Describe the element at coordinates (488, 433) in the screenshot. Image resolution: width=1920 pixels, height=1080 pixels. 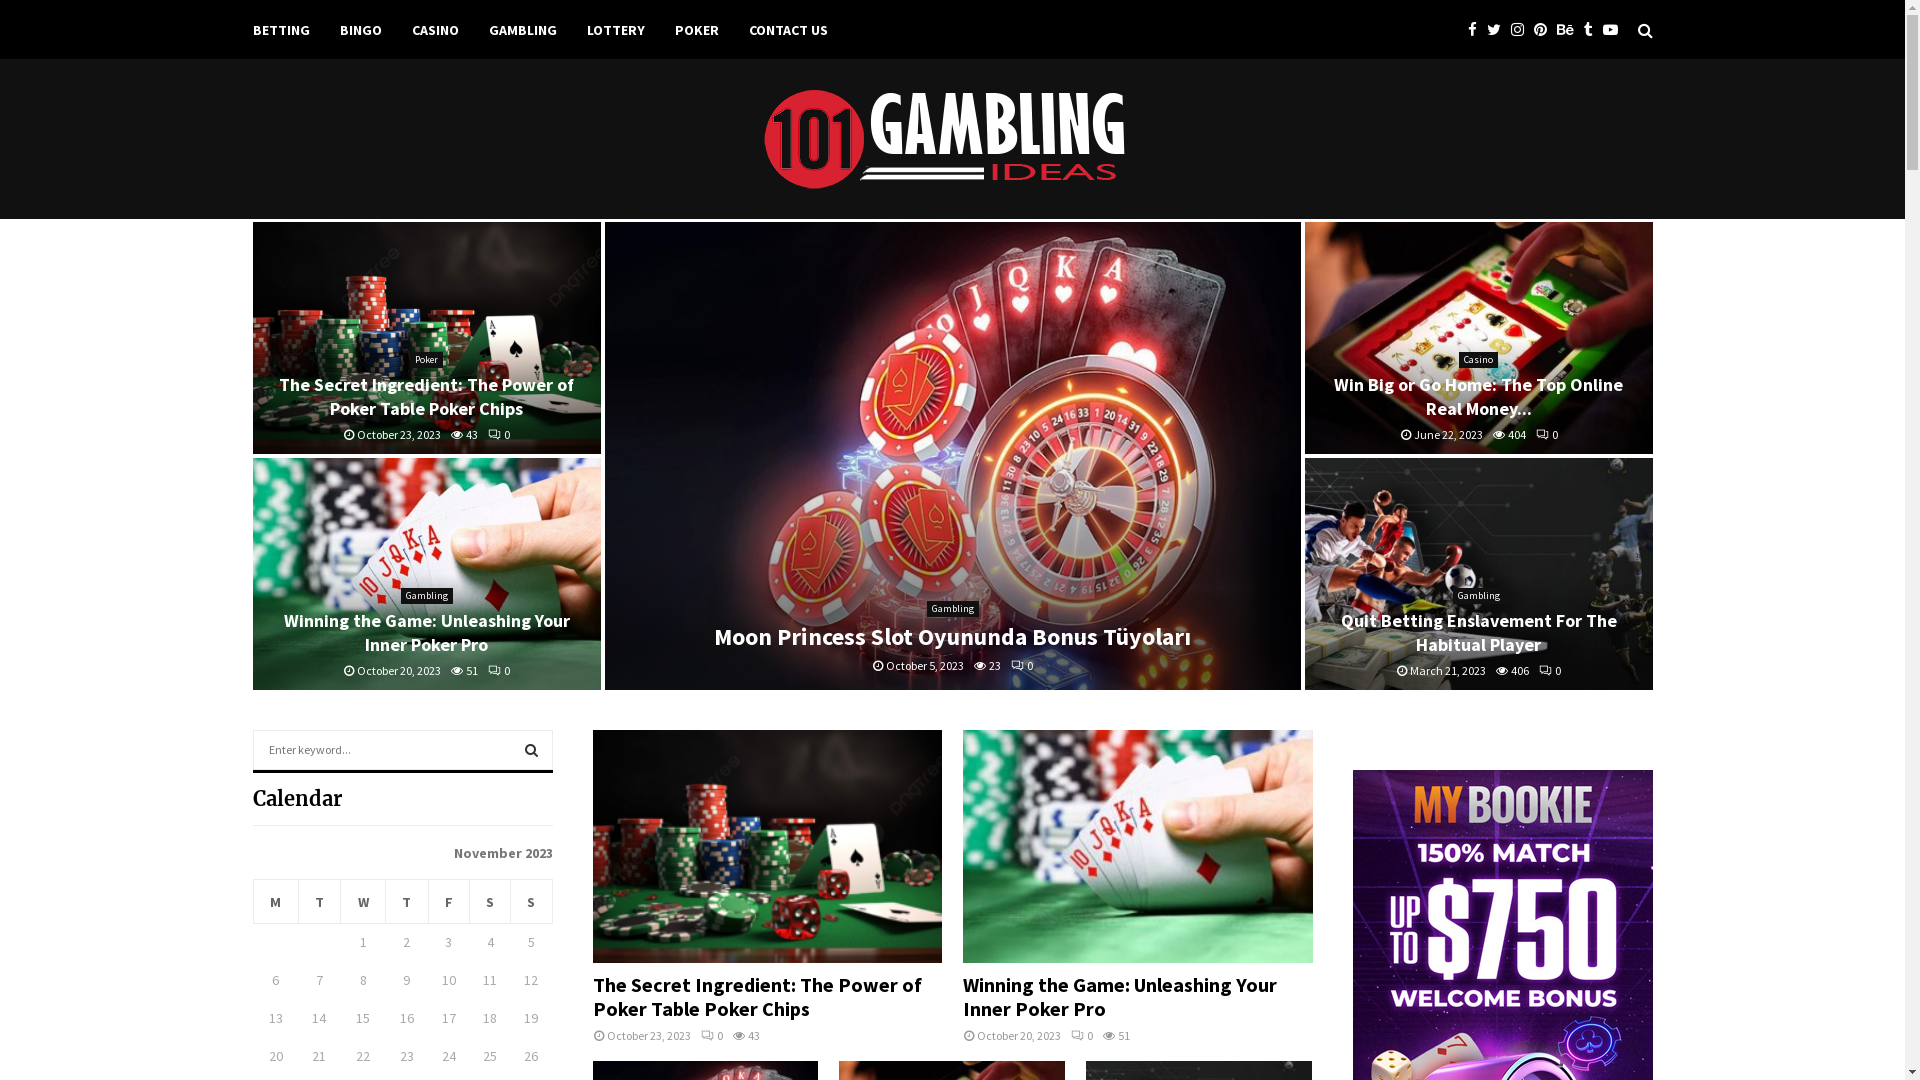
I see `'0'` at that location.